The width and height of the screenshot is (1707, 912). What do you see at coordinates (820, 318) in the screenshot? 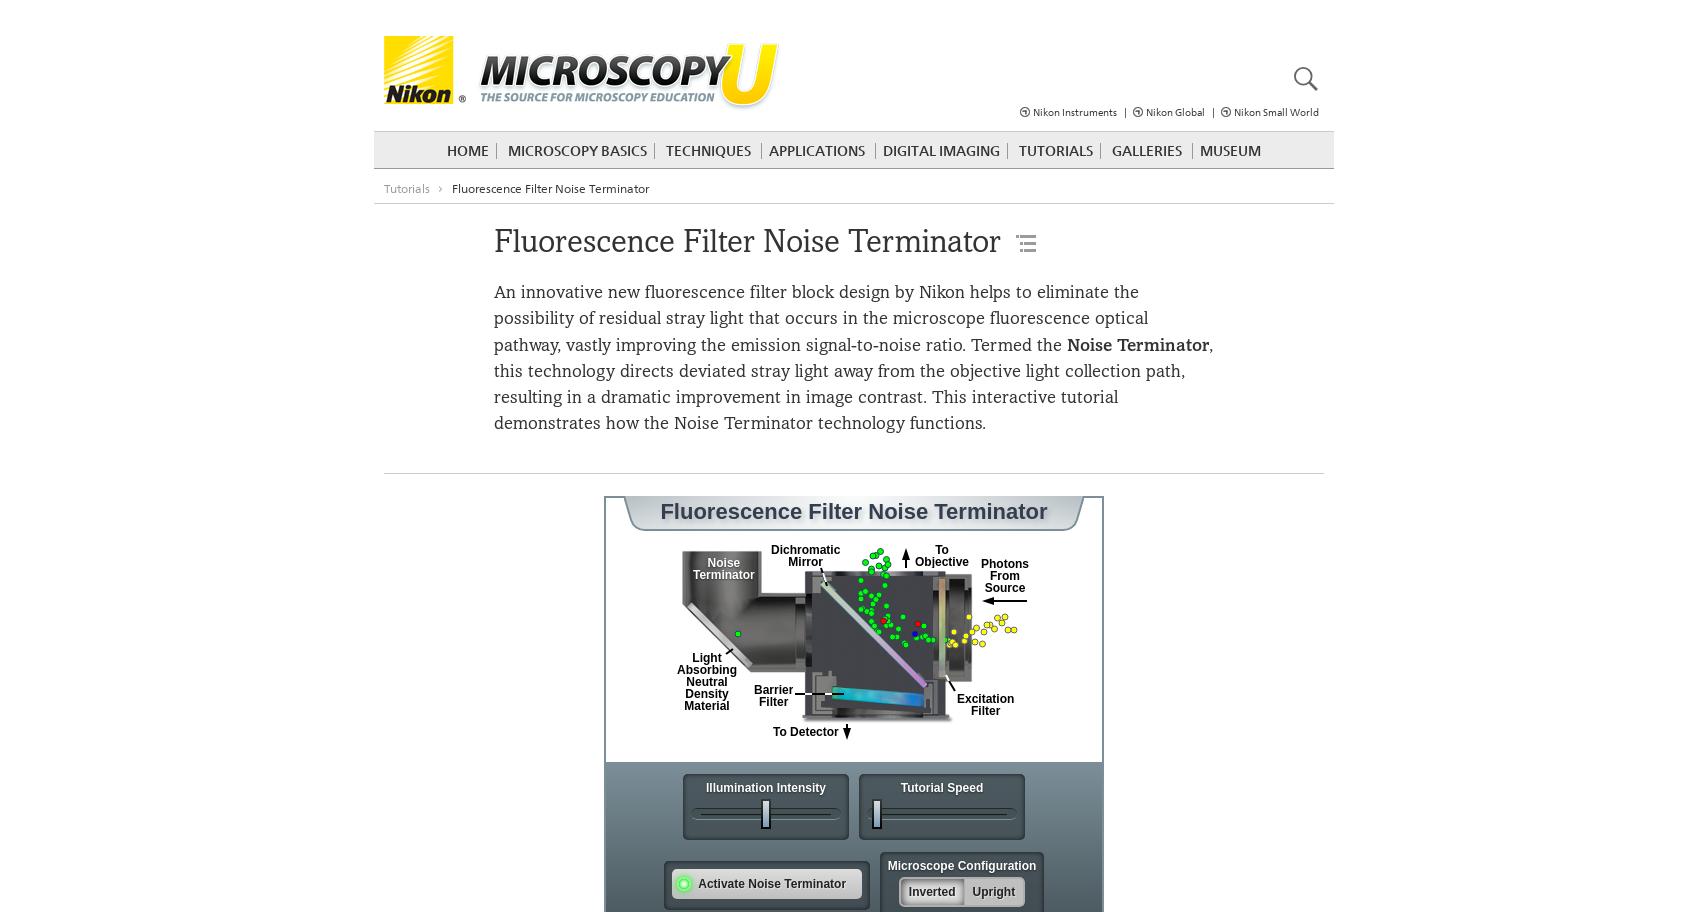
I see `'An innovative new fluorescence filter block design by Nikon helps to eliminate the possibility of residual stray light that occurs in the microscope fluorescence optical pathway, vastly improving the emission signal-to-noise ratio. Termed the'` at bounding box center [820, 318].